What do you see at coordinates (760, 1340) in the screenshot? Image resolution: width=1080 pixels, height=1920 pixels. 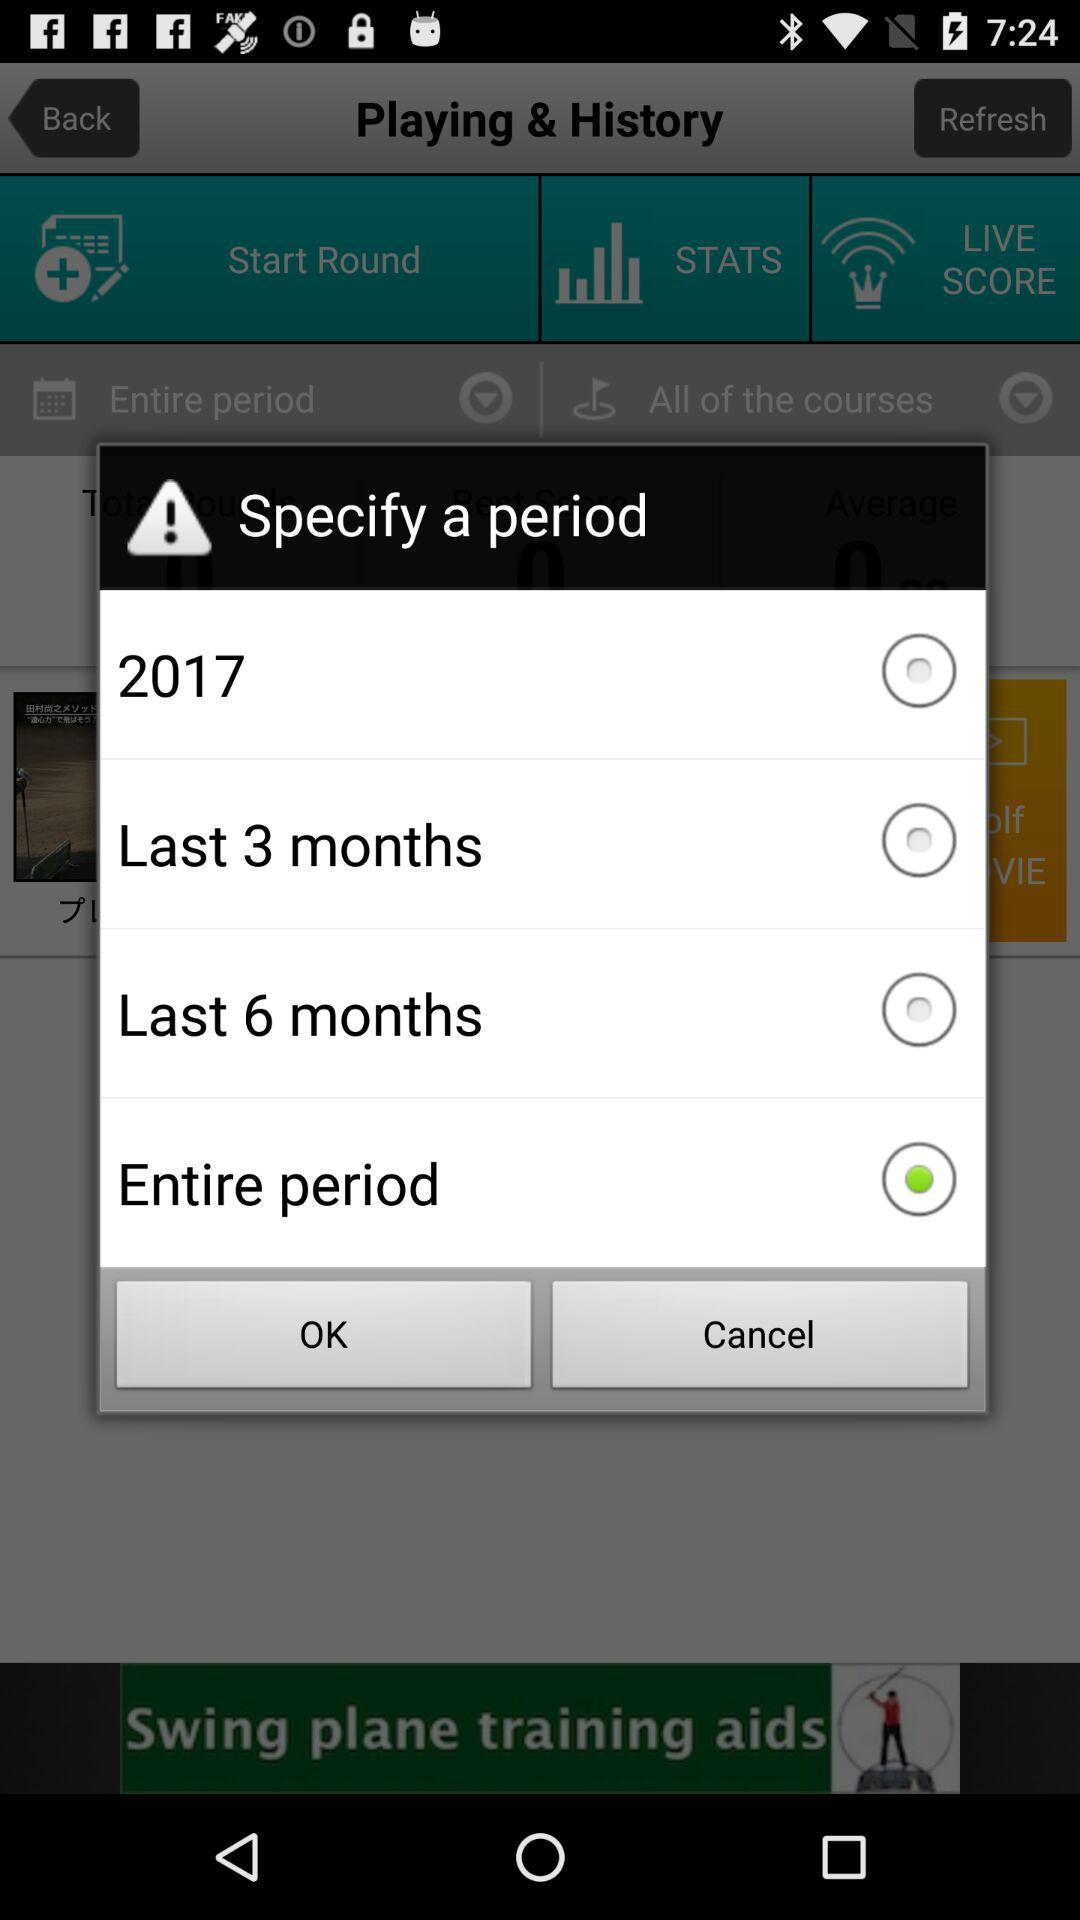 I see `the icon at the bottom right corner` at bounding box center [760, 1340].